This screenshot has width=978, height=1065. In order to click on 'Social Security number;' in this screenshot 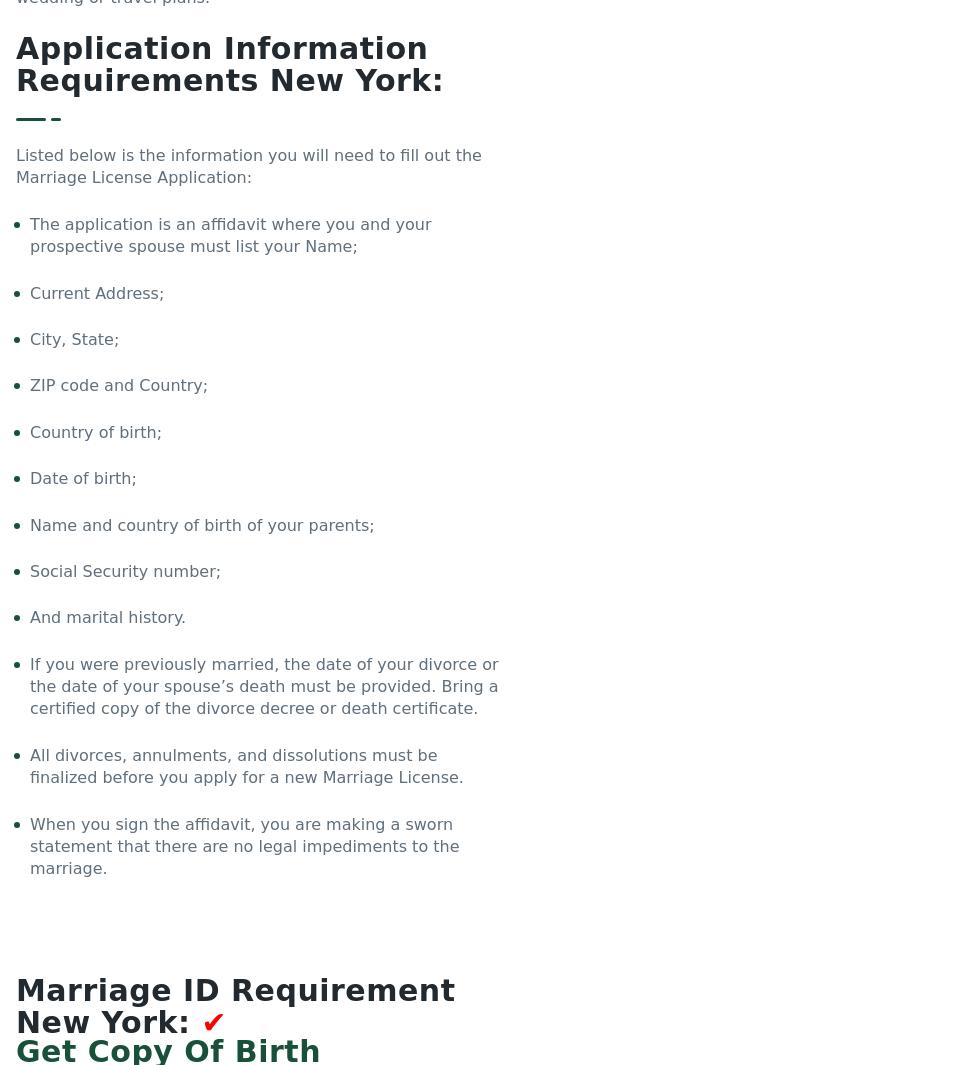, I will do `click(125, 570)`.